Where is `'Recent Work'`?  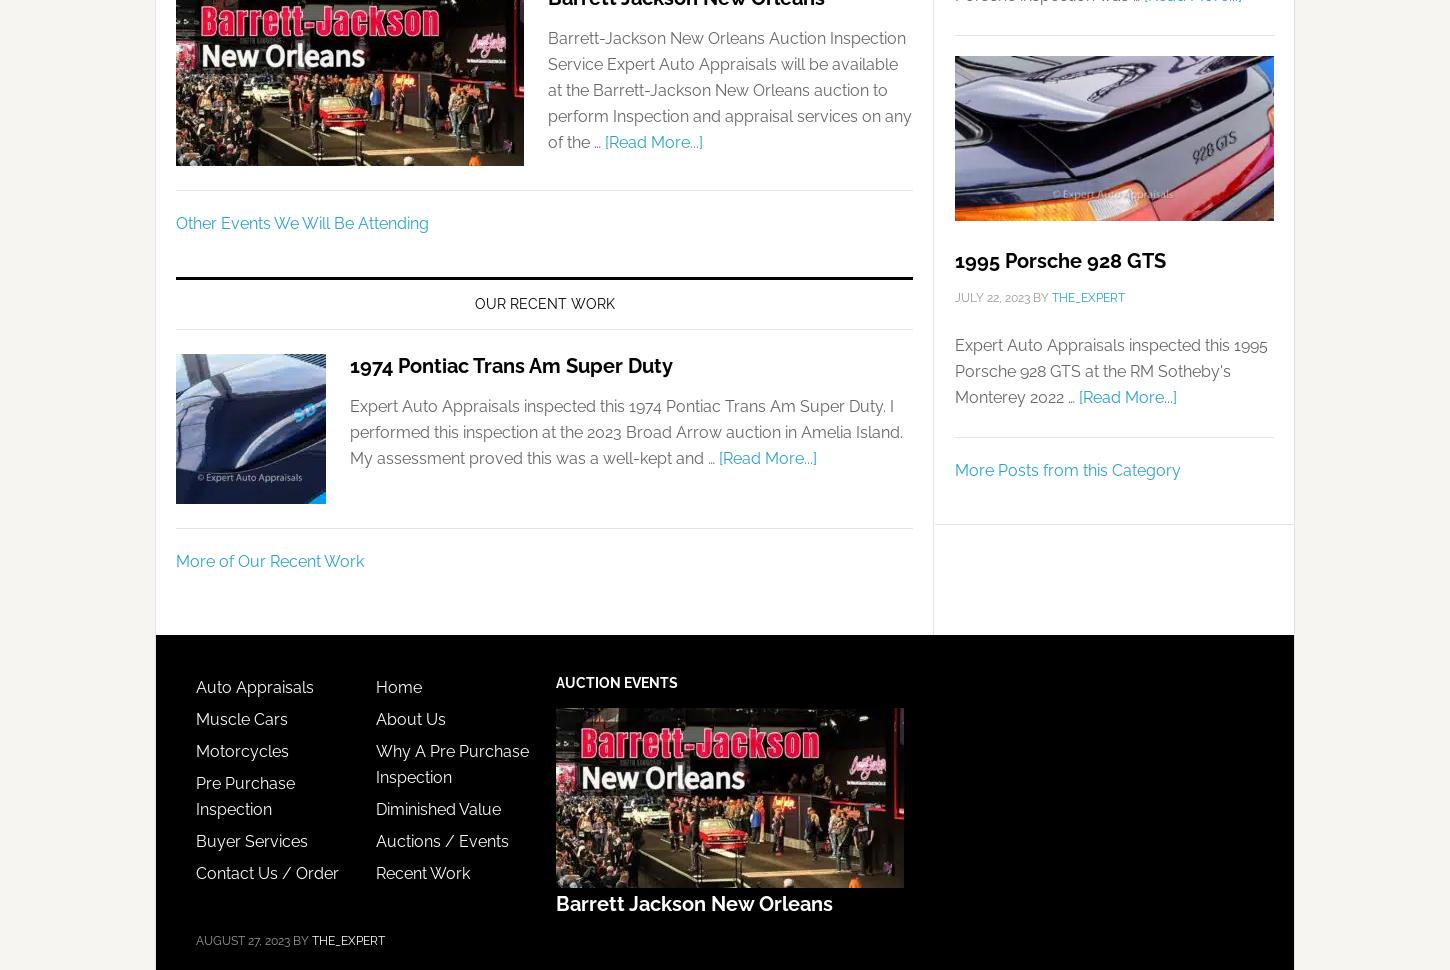 'Recent Work' is located at coordinates (374, 871).